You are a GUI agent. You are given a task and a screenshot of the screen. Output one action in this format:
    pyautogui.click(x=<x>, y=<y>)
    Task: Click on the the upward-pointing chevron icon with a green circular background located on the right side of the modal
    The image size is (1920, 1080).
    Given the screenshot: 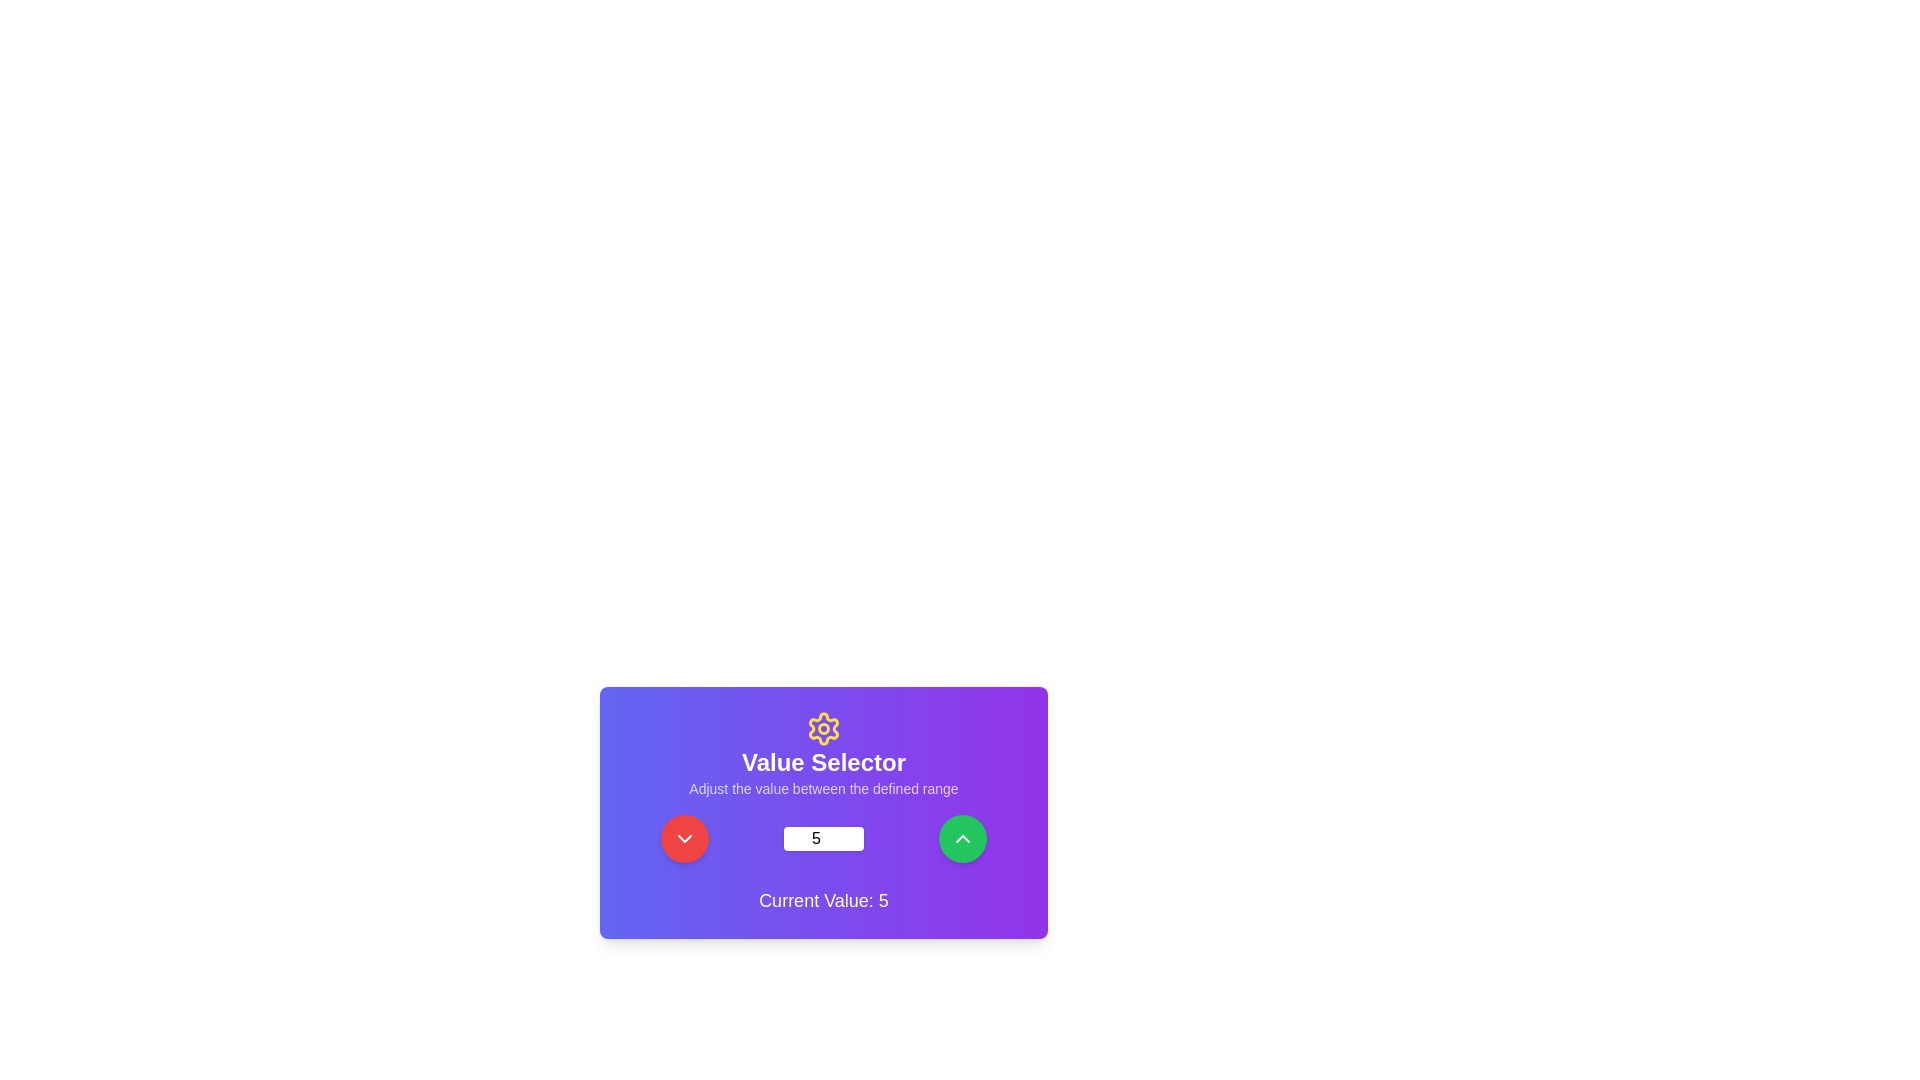 What is the action you would take?
    pyautogui.click(x=962, y=839)
    